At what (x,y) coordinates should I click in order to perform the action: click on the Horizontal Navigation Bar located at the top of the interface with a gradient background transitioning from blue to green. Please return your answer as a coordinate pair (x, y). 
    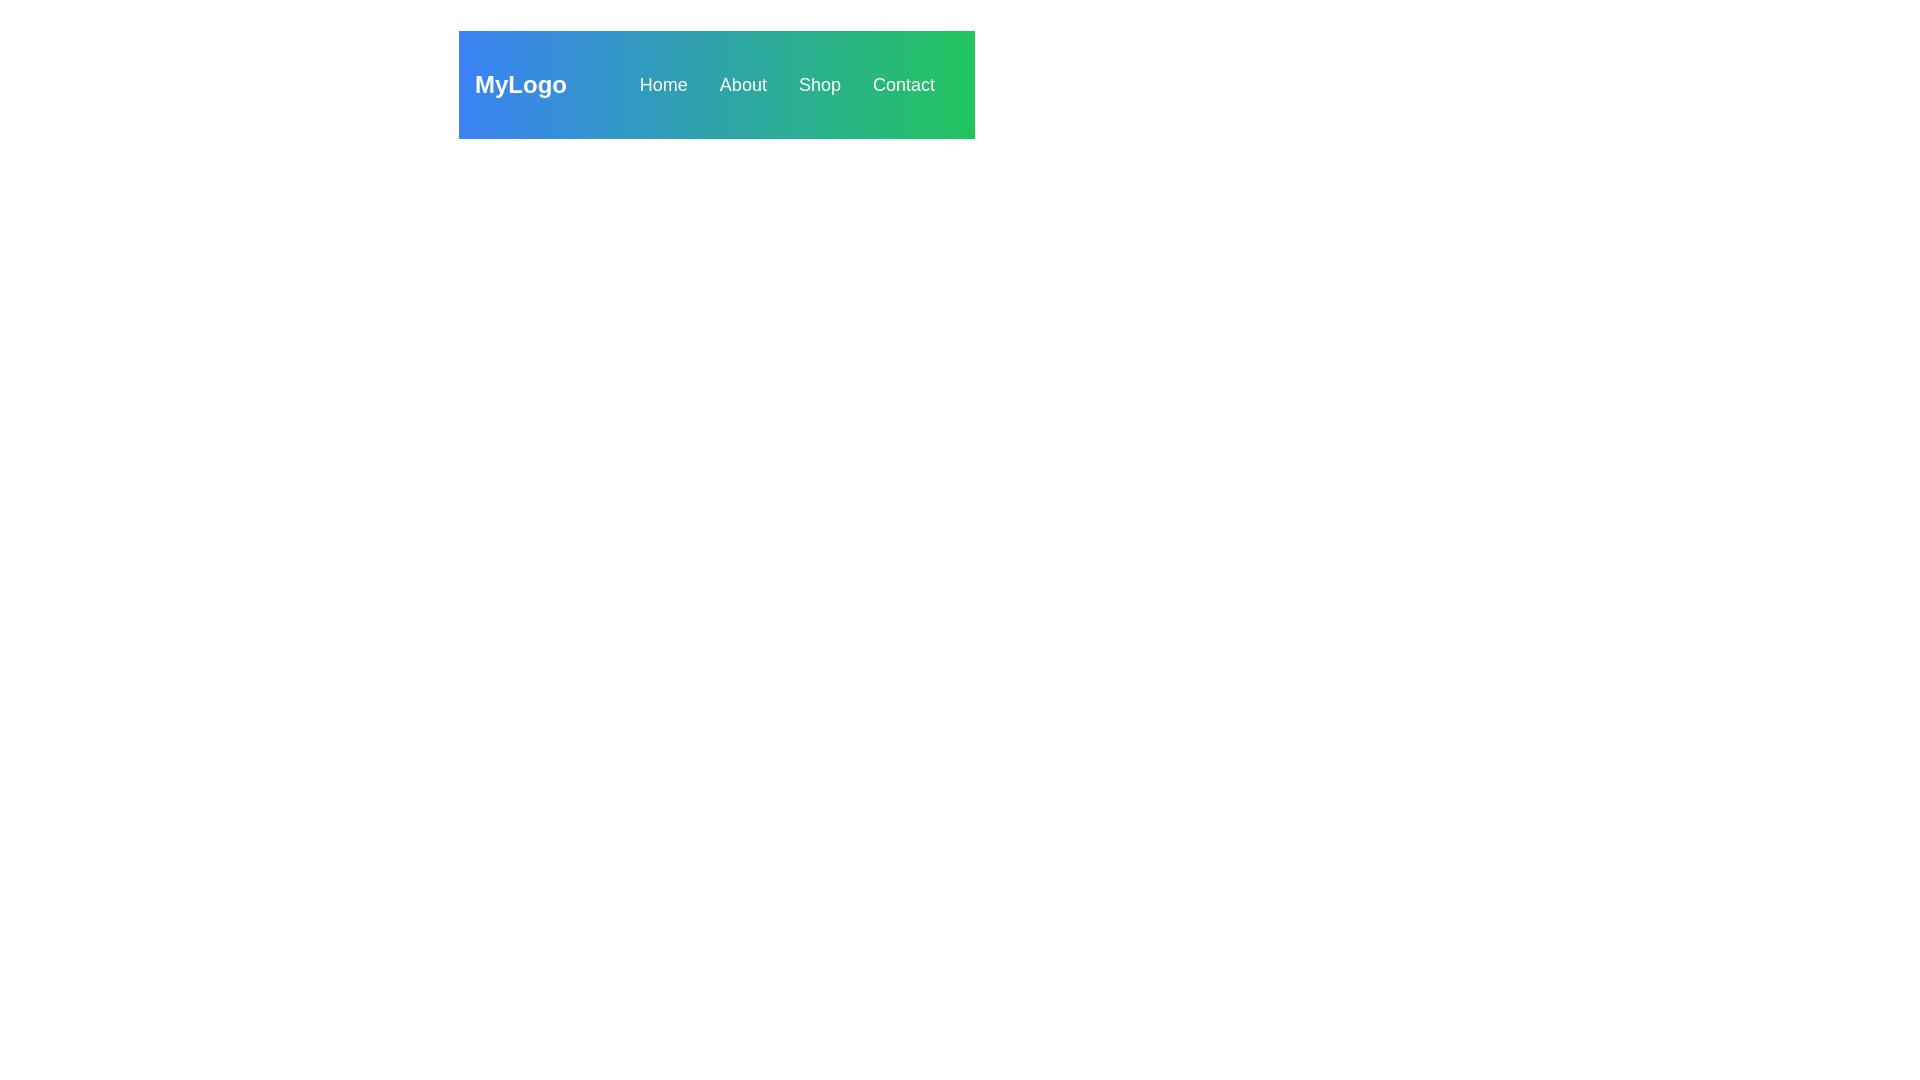
    Looking at the image, I should click on (716, 83).